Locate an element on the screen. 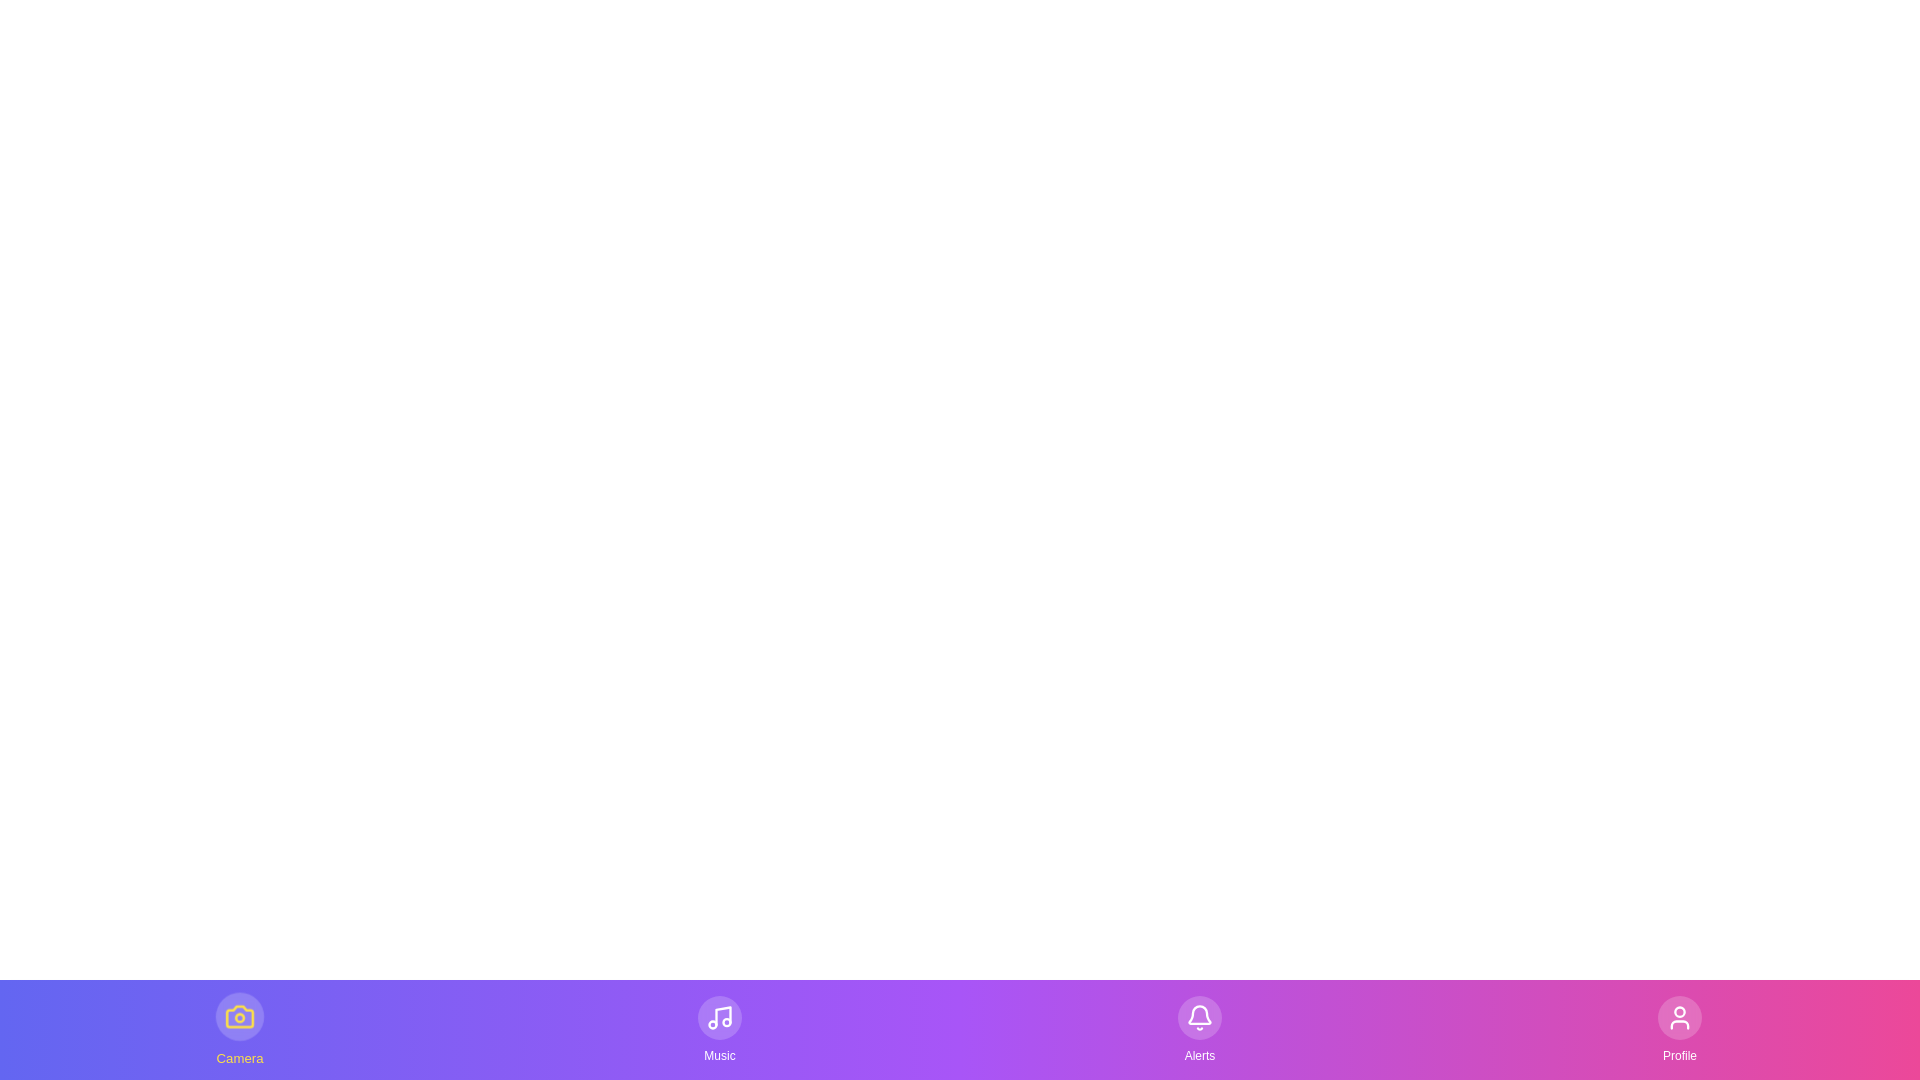  the Camera tab by clicking on its button is located at coordinates (240, 1029).